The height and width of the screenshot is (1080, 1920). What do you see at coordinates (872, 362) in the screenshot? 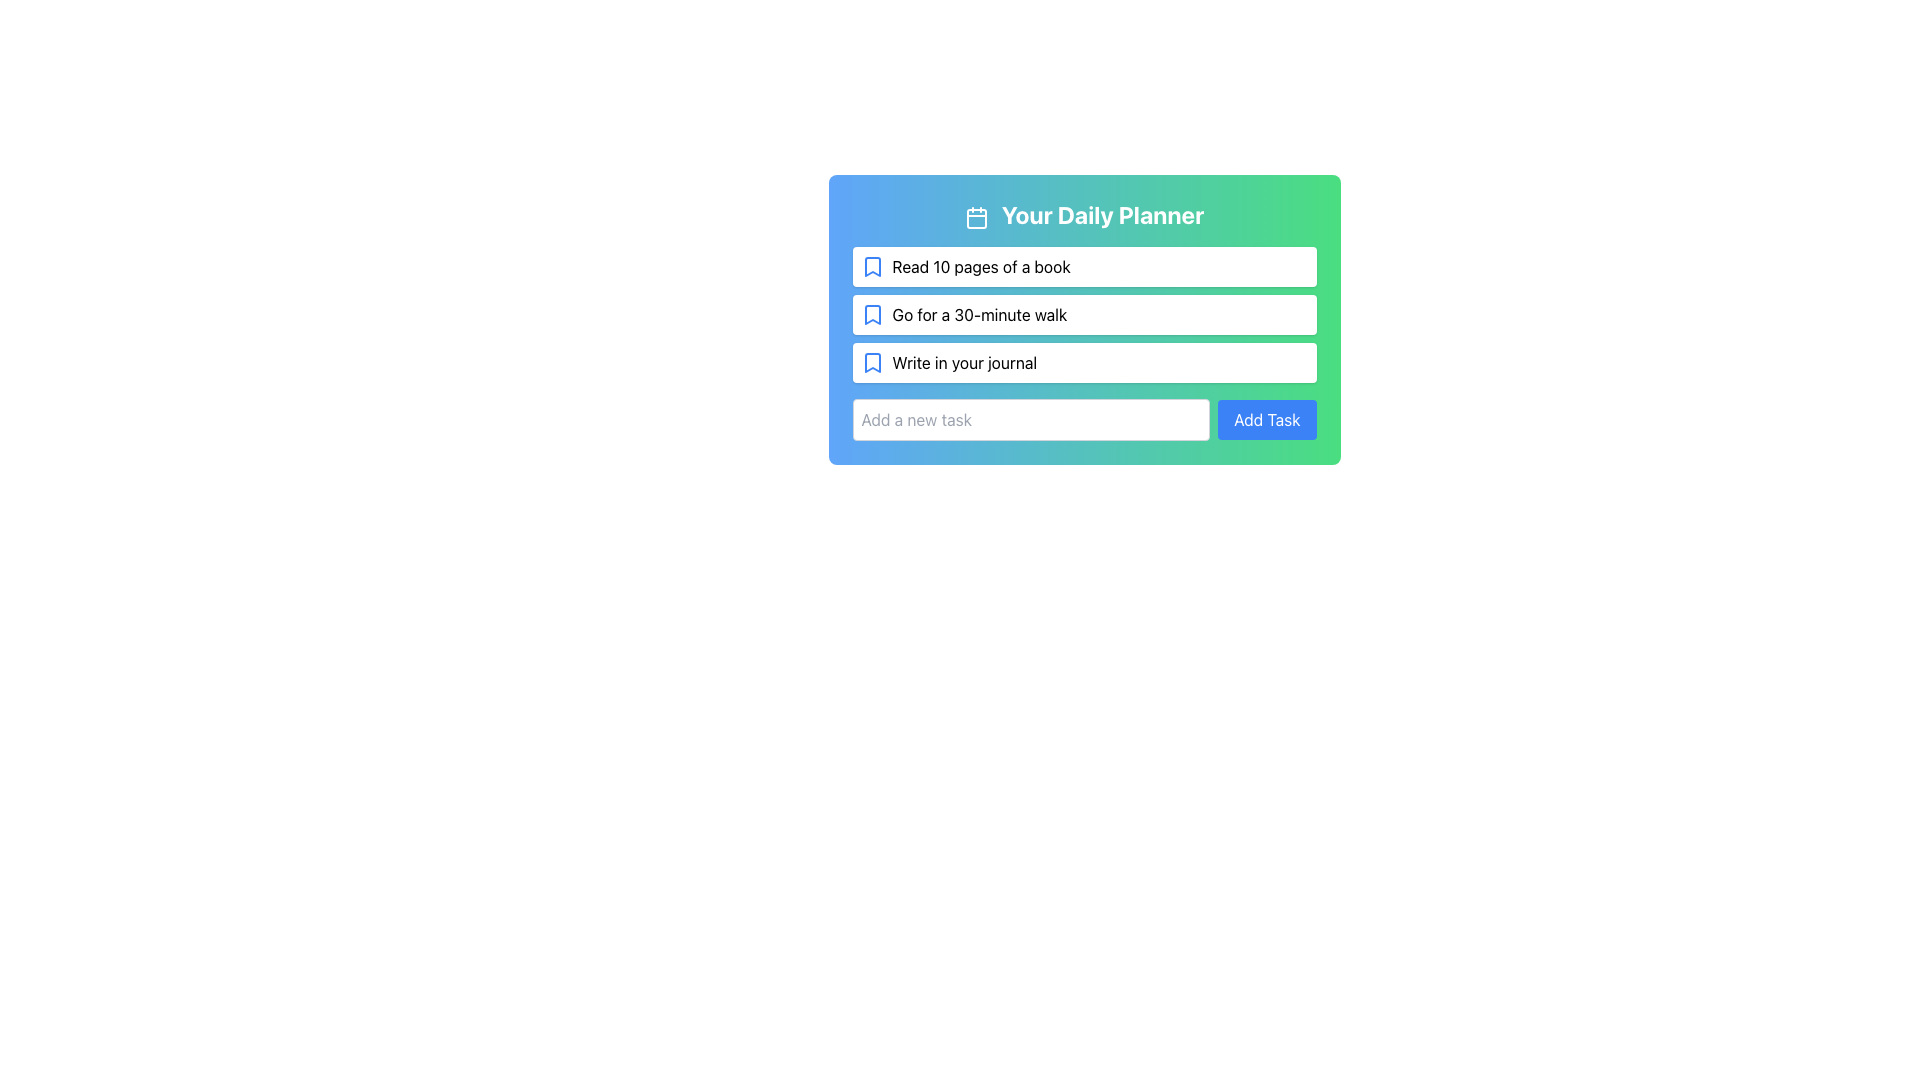
I see `the bookmark icon located to the left of the text 'Write in your journal' in the third list item of the 'Your Daily Planner' section` at bounding box center [872, 362].